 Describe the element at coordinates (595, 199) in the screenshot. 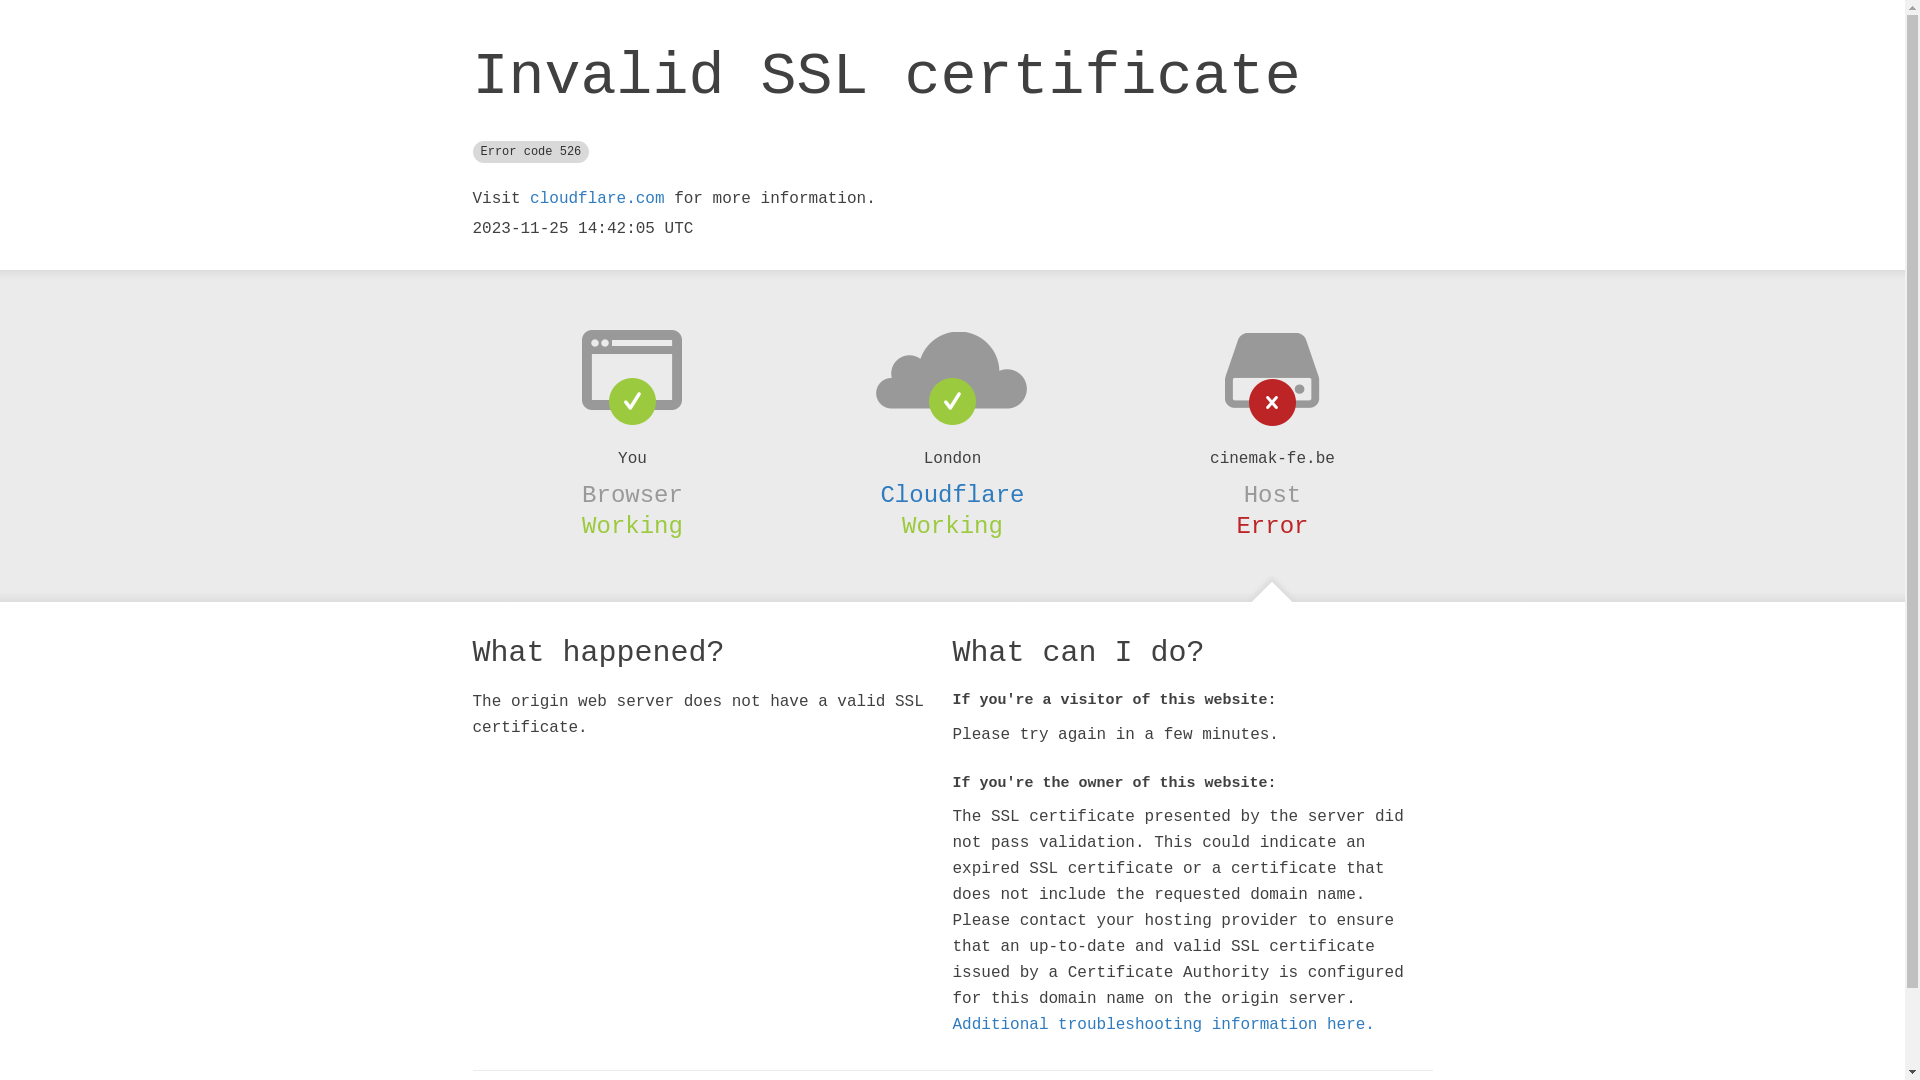

I see `'cloudflare.com'` at that location.